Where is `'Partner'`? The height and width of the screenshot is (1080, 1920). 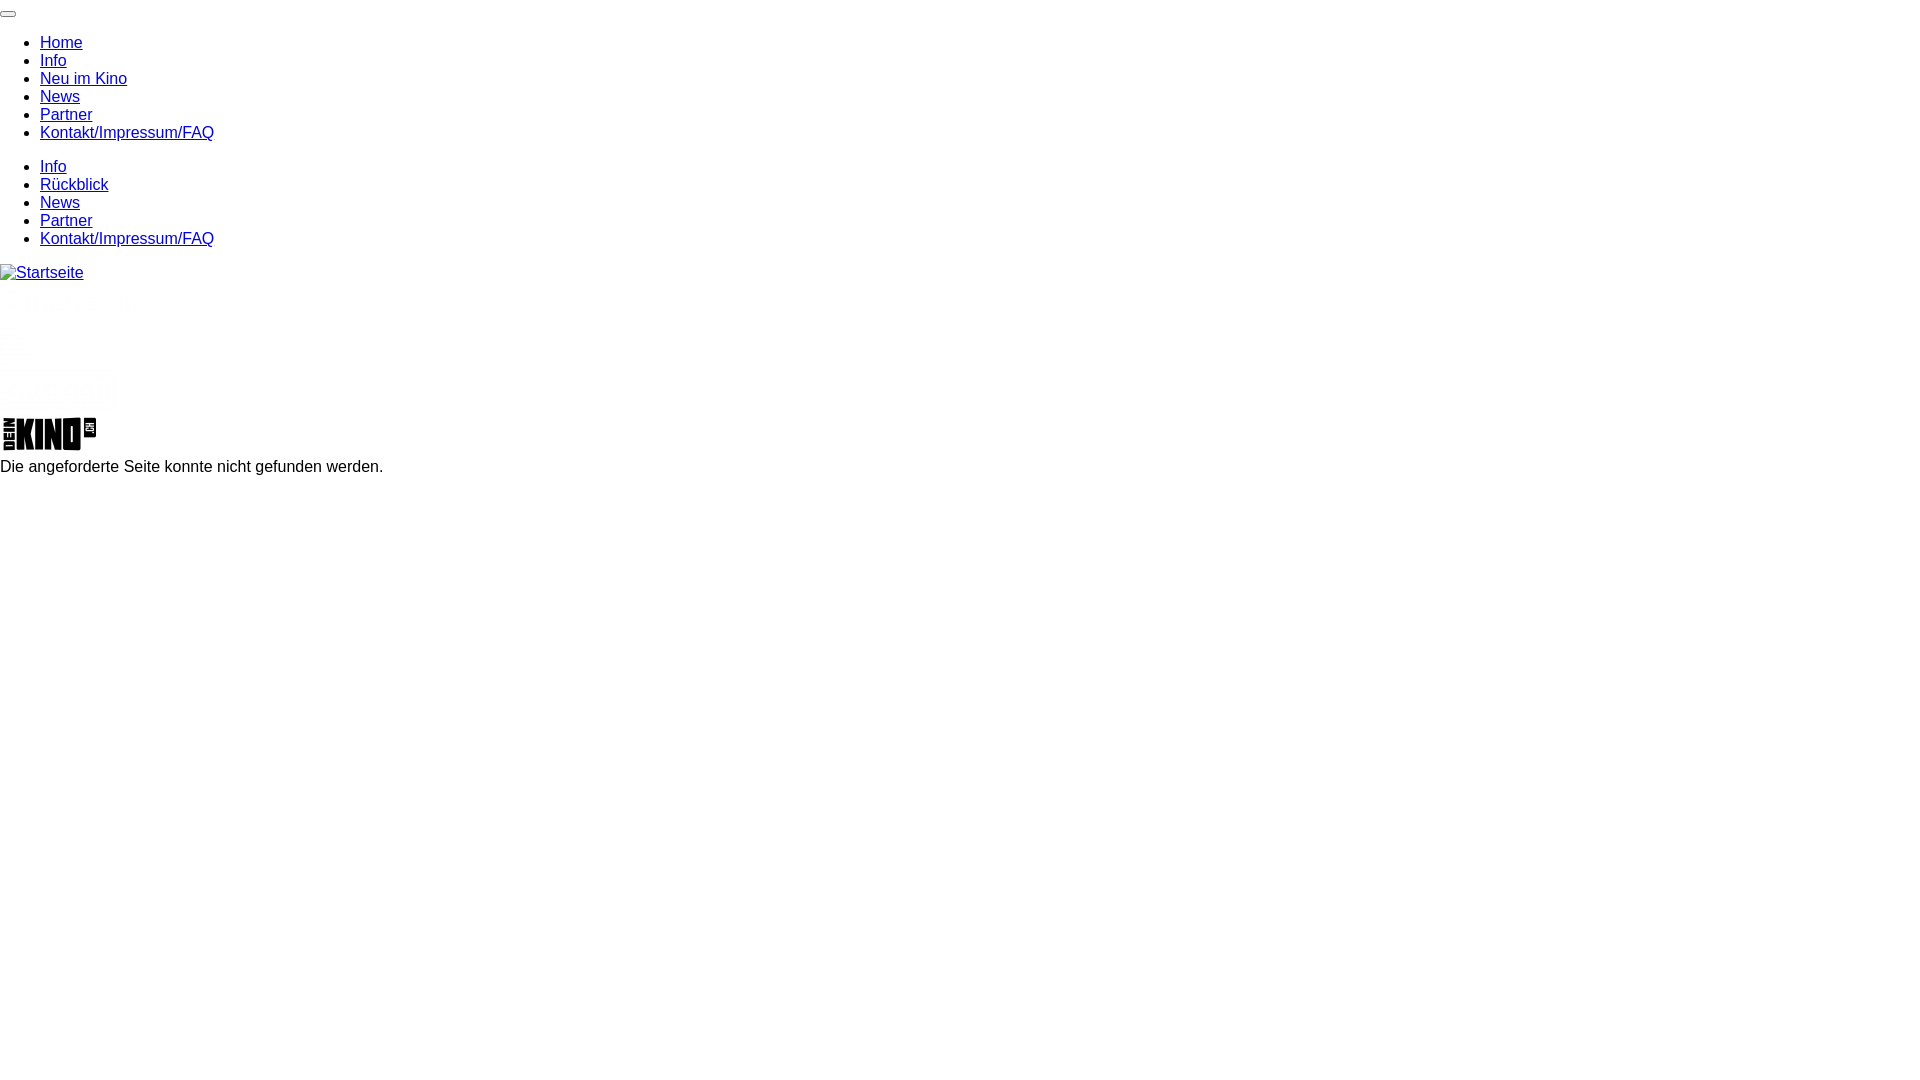
'Partner' is located at coordinates (66, 220).